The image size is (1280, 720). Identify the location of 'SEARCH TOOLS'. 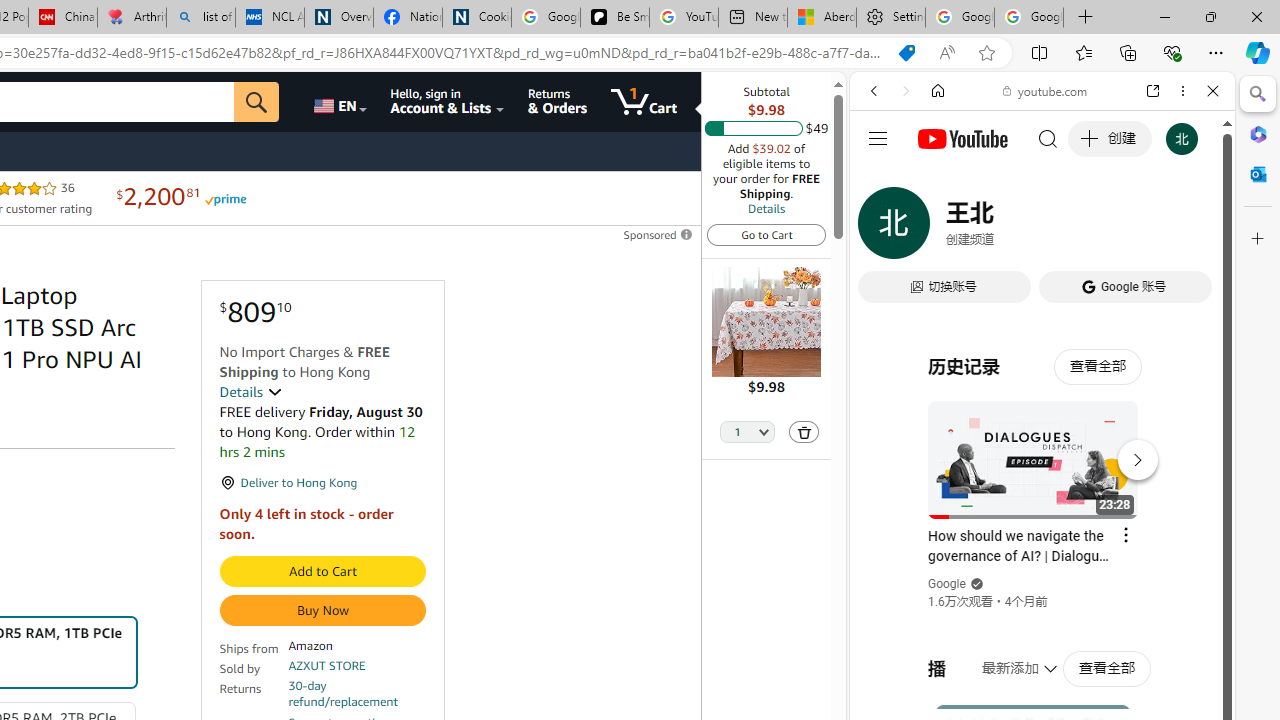
(1092, 227).